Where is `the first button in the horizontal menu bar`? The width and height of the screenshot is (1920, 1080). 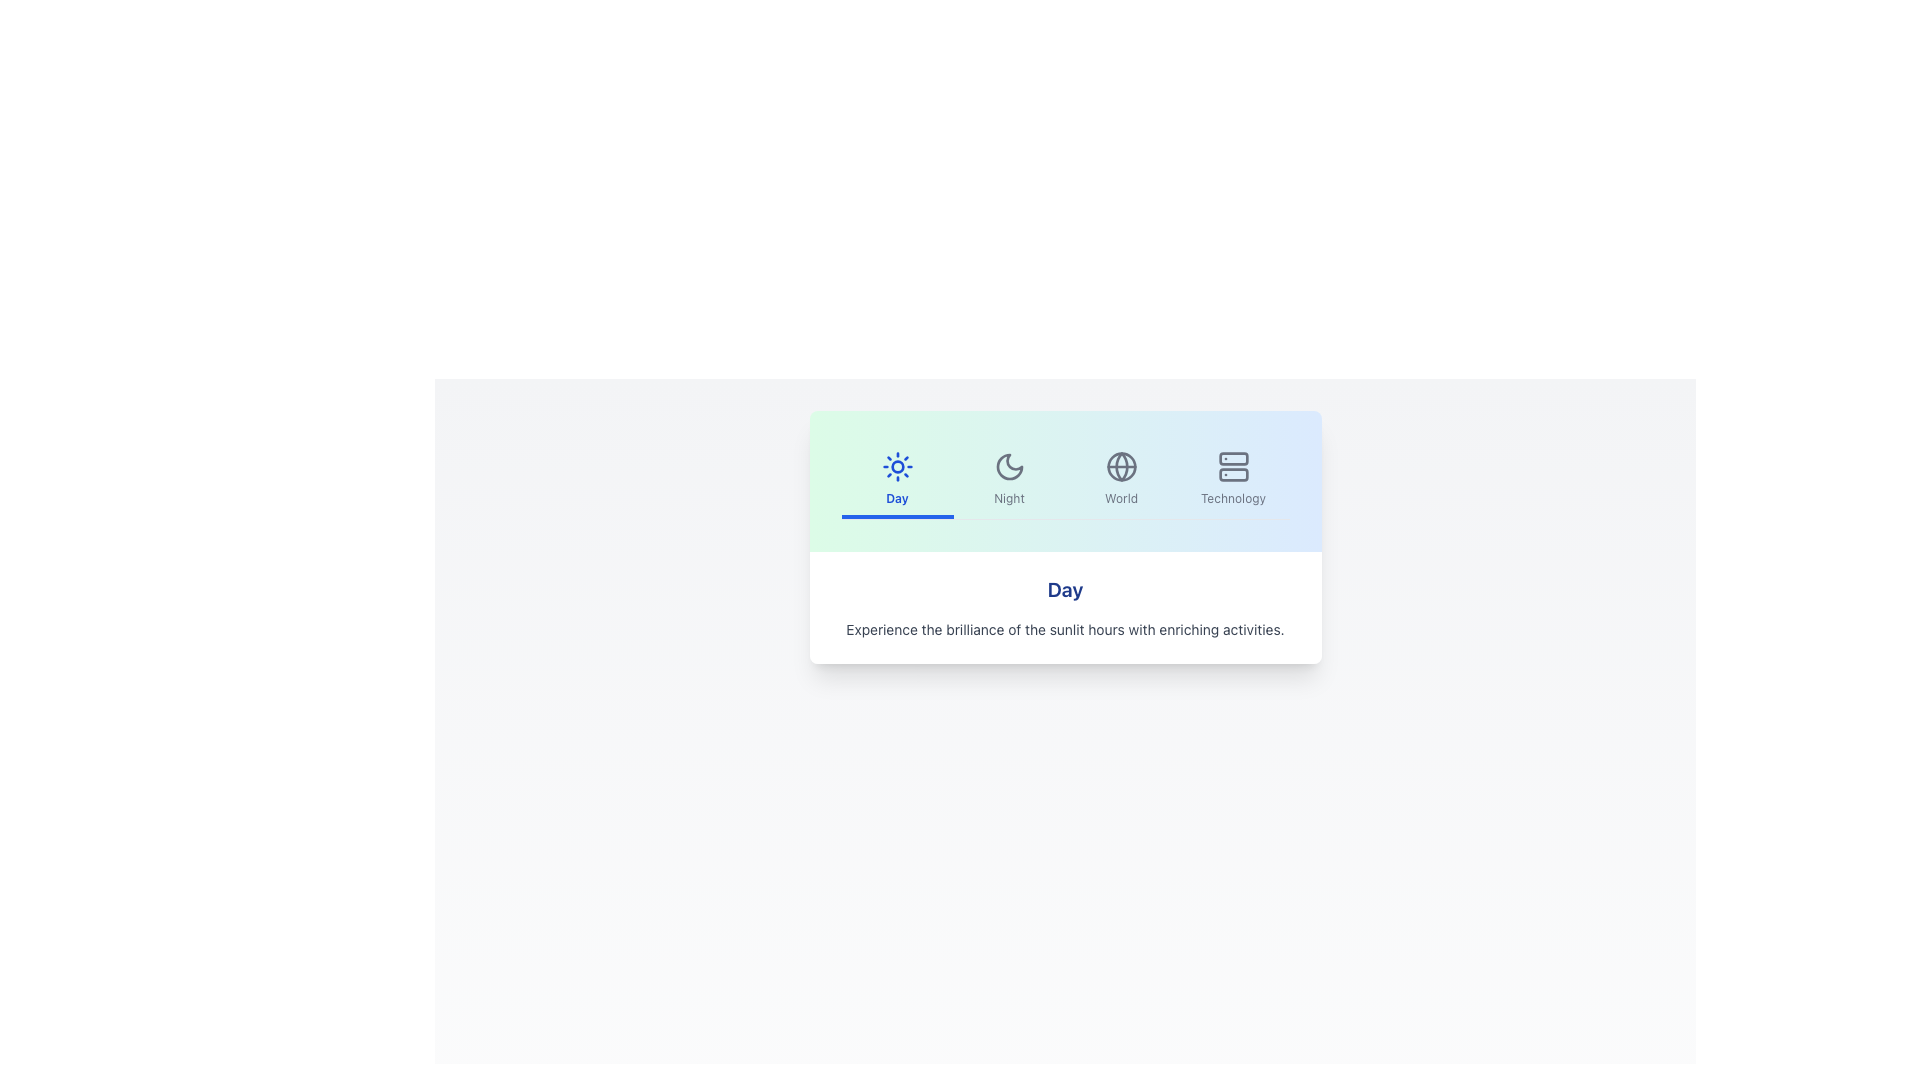 the first button in the horizontal menu bar is located at coordinates (896, 481).